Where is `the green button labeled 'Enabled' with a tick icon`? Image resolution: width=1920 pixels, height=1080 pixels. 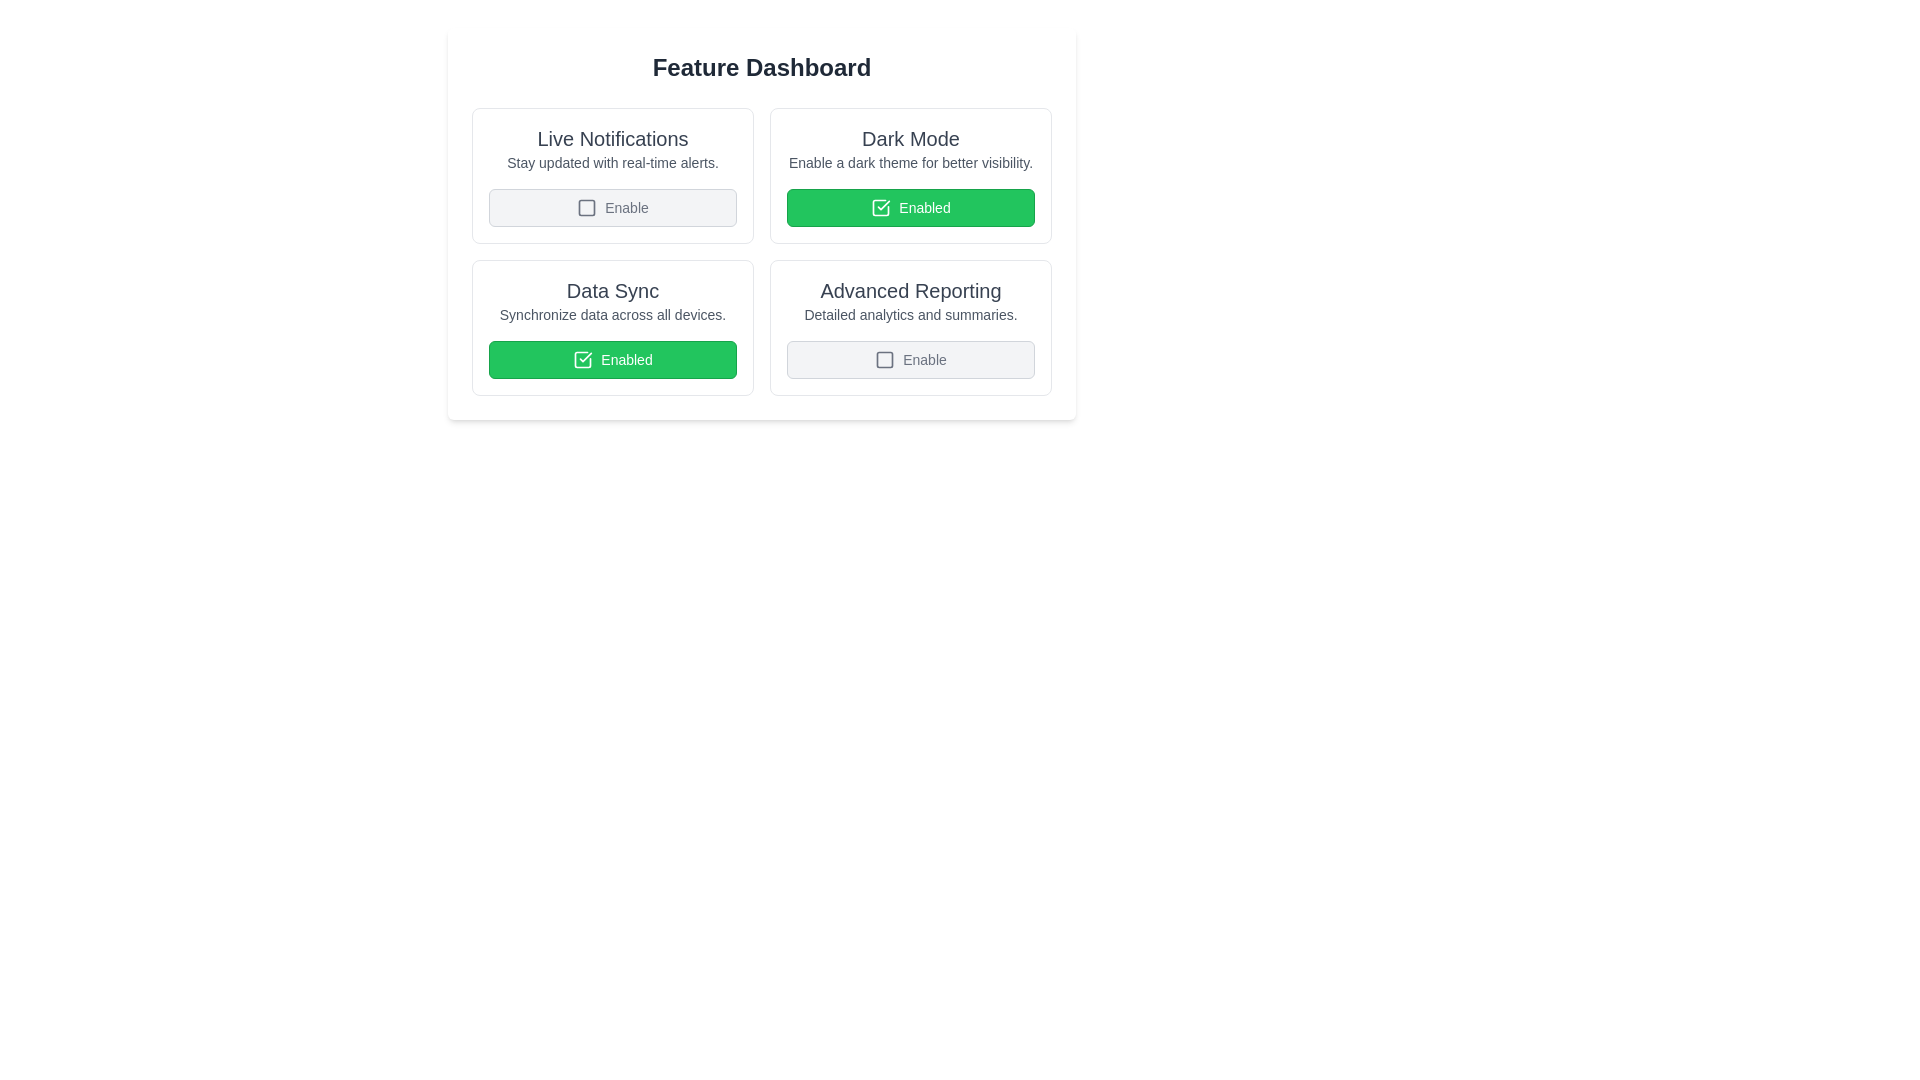 the green button labeled 'Enabled' with a tick icon is located at coordinates (910, 208).